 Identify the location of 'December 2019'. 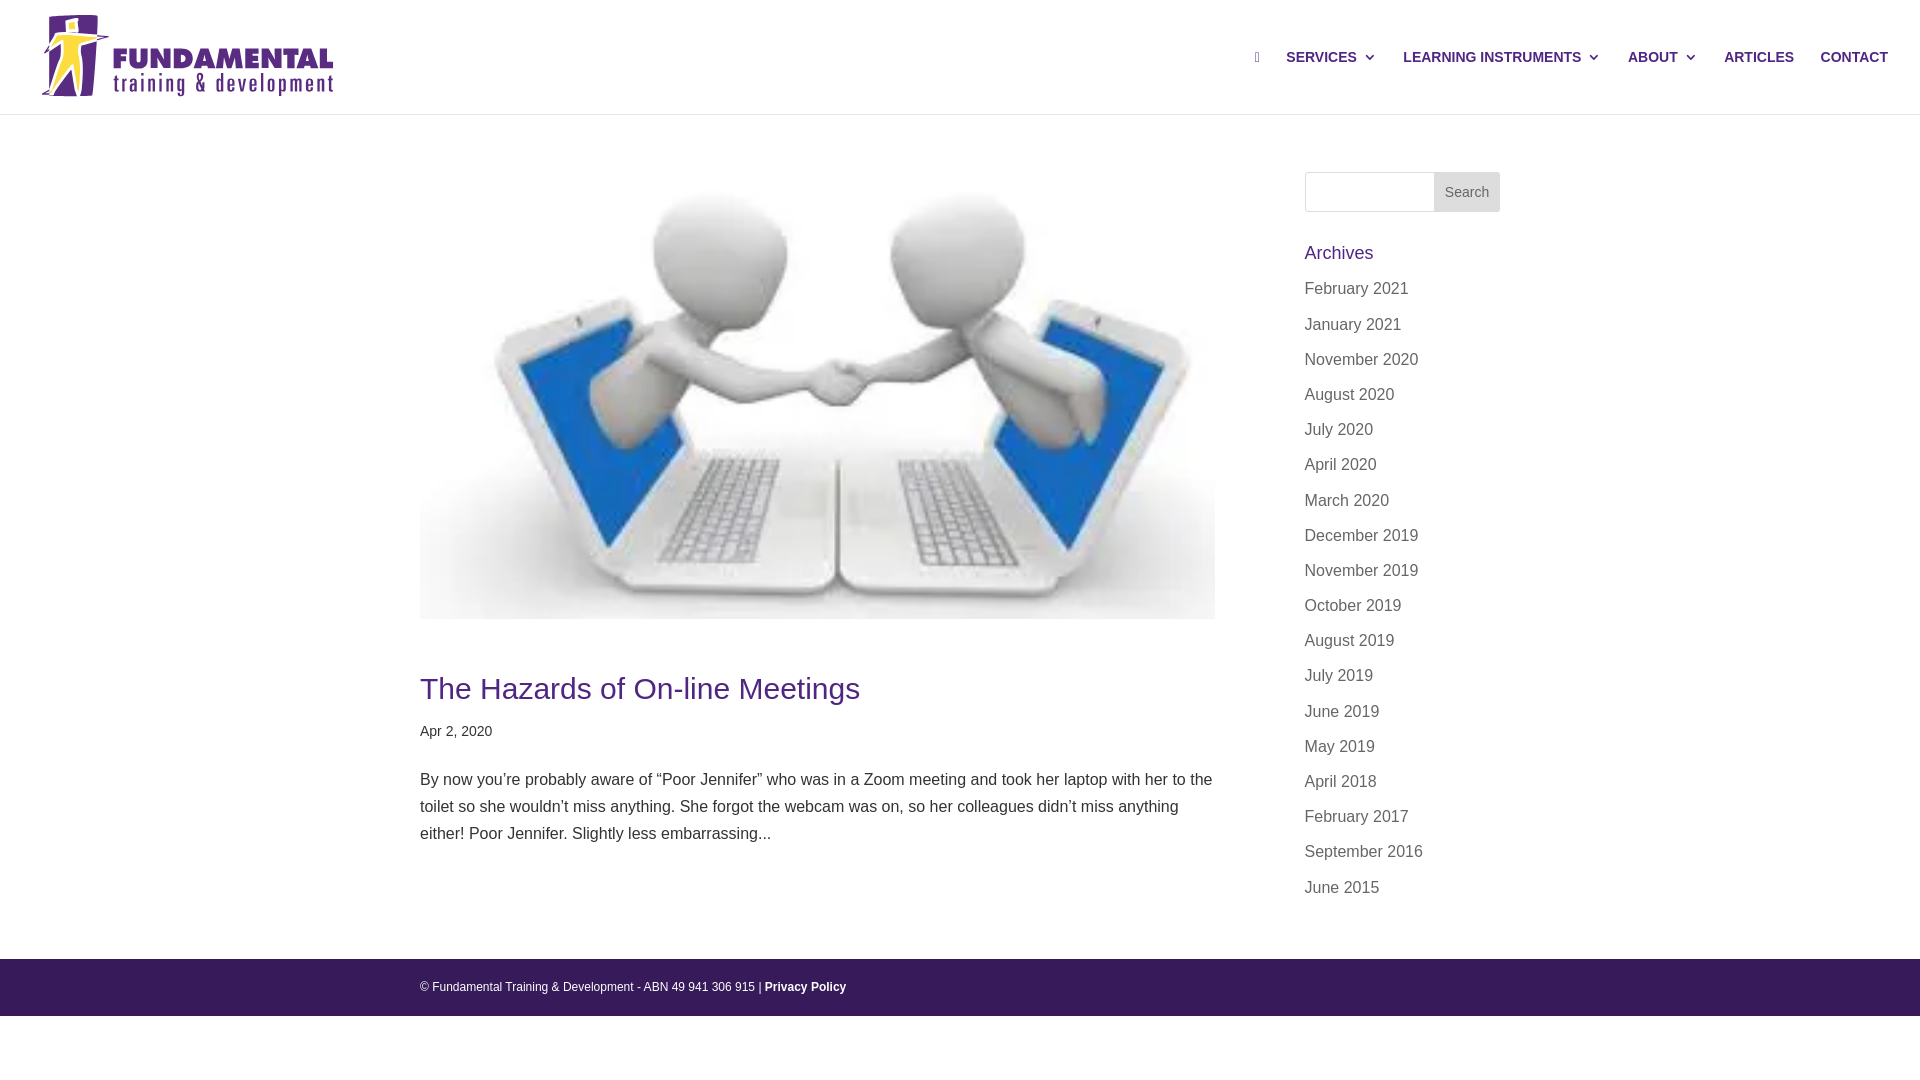
(1305, 534).